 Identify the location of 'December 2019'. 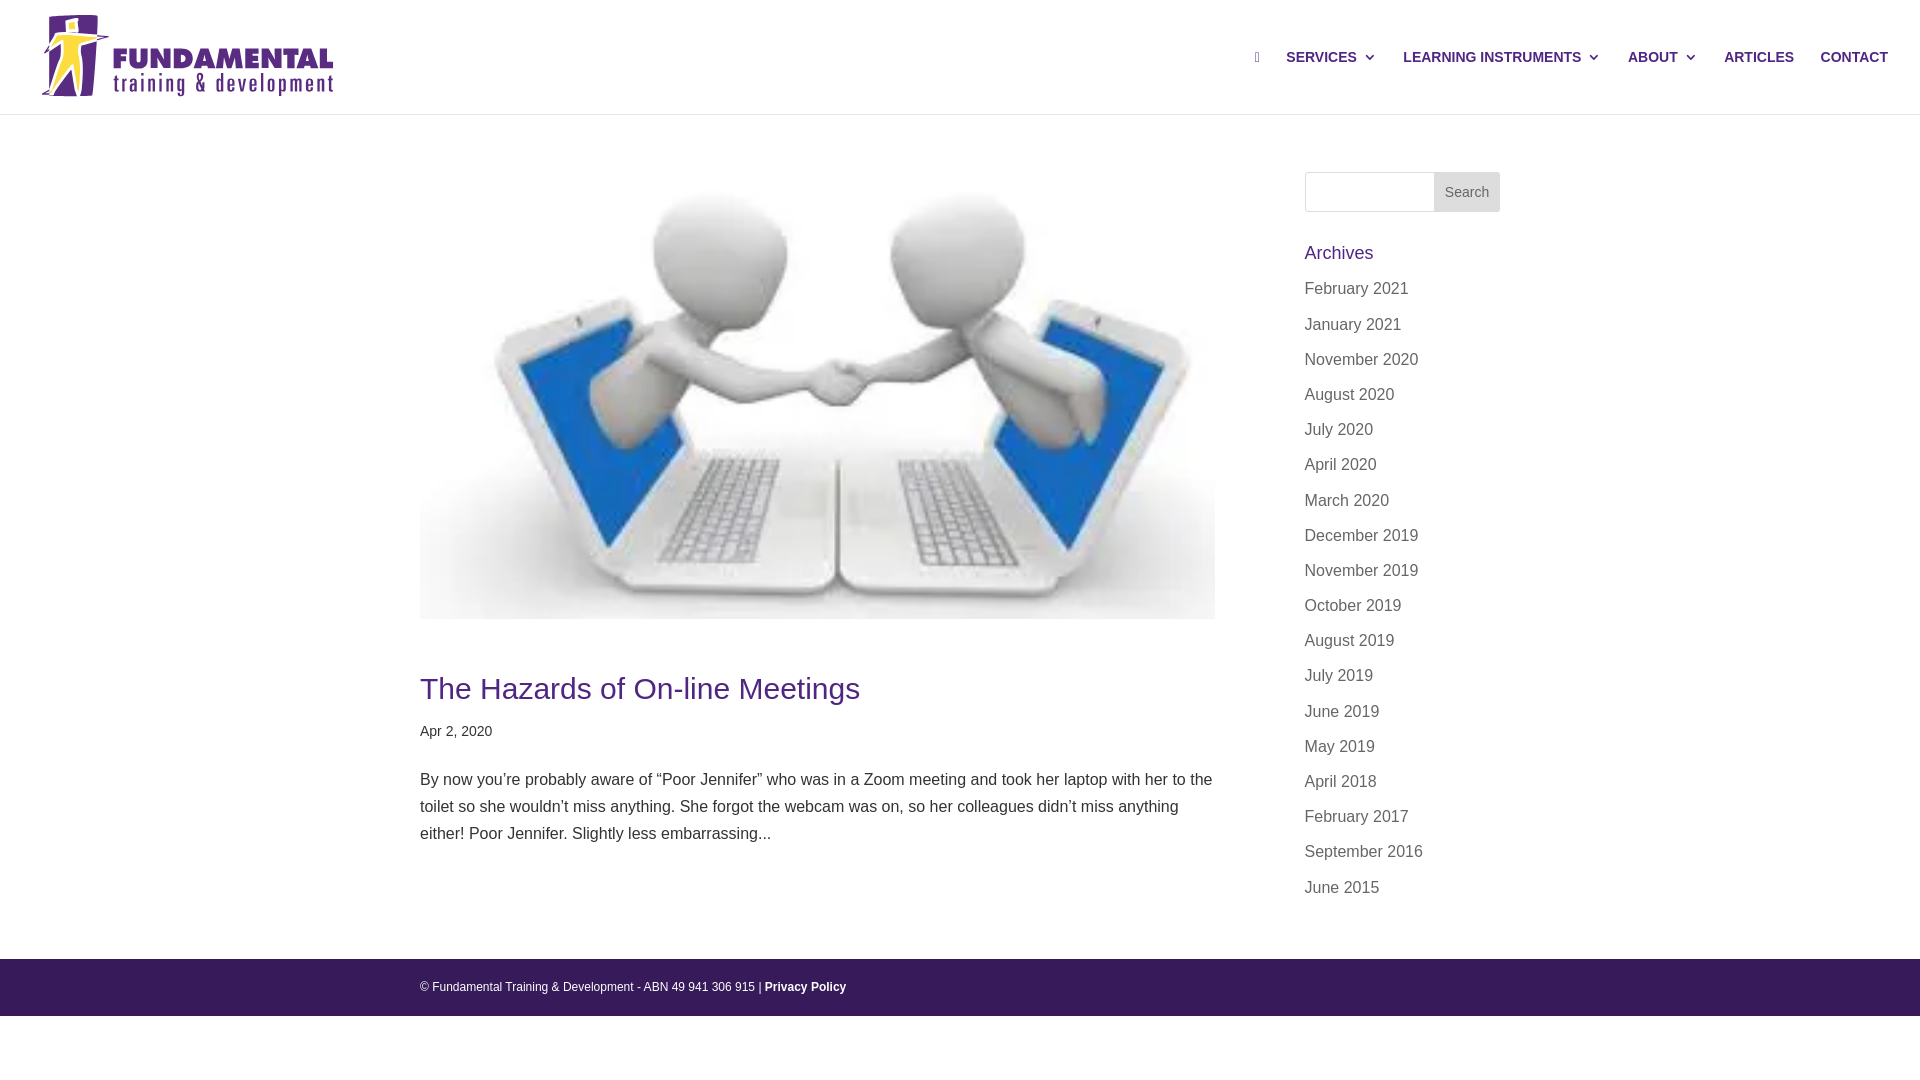
(1305, 534).